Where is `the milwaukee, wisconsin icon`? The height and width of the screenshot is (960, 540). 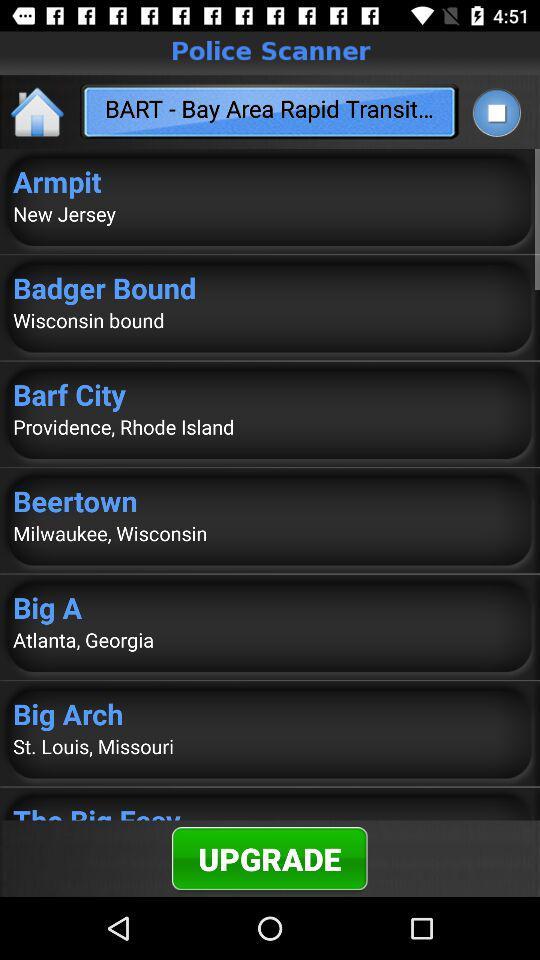 the milwaukee, wisconsin icon is located at coordinates (270, 532).